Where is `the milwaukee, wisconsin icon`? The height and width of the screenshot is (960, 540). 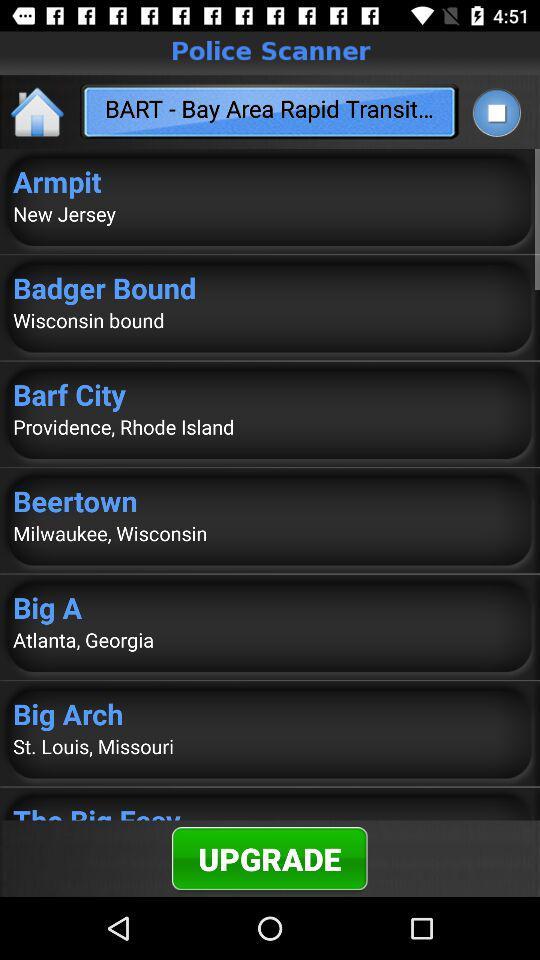 the milwaukee, wisconsin icon is located at coordinates (270, 532).